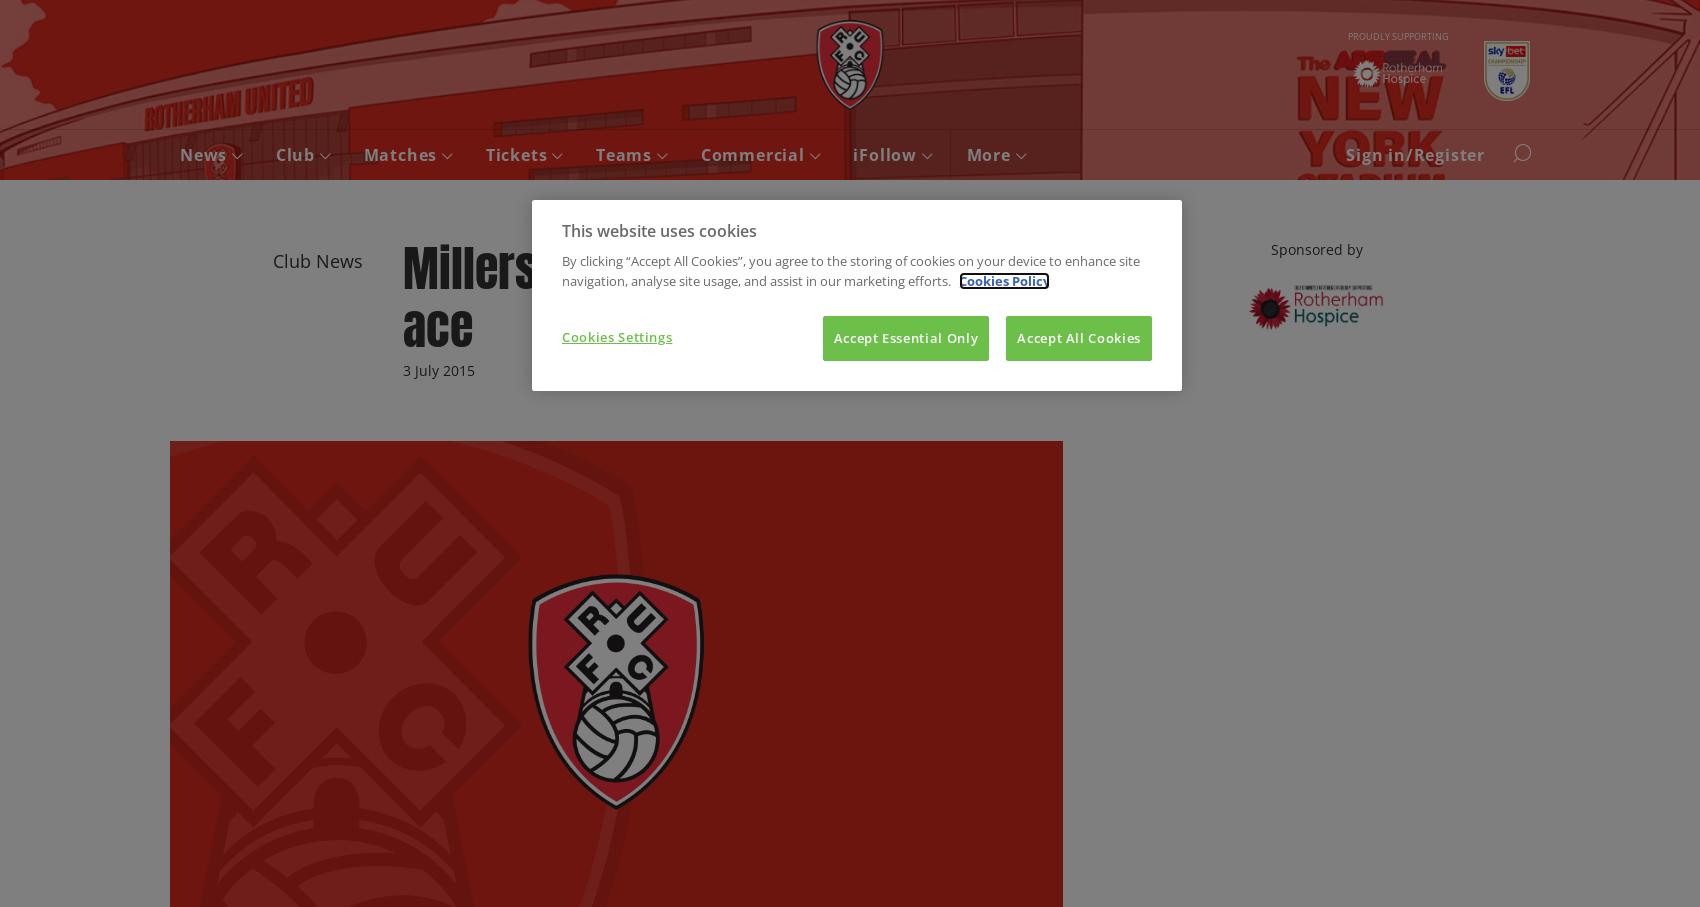  I want to click on 'iFollow', so click(887, 155).